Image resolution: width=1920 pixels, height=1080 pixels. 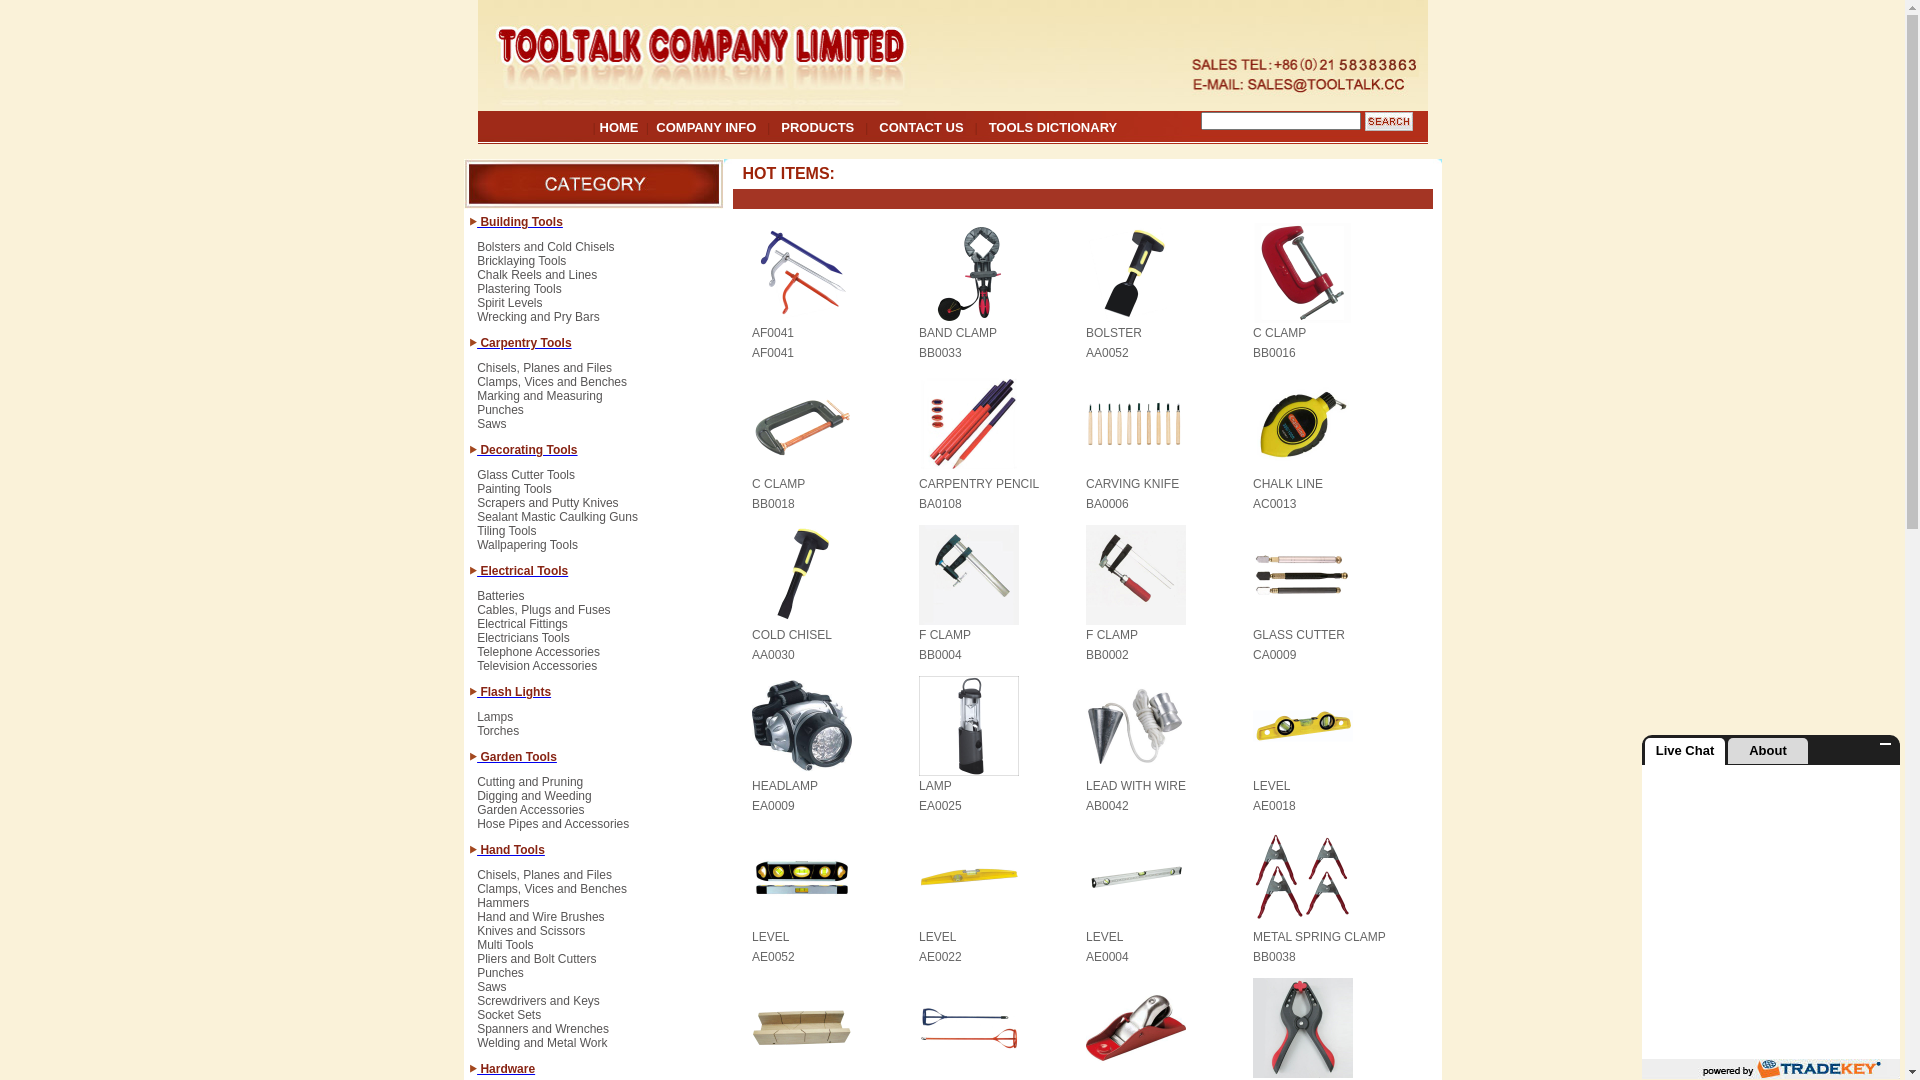 What do you see at coordinates (513, 690) in the screenshot?
I see `'Flash Lights'` at bounding box center [513, 690].